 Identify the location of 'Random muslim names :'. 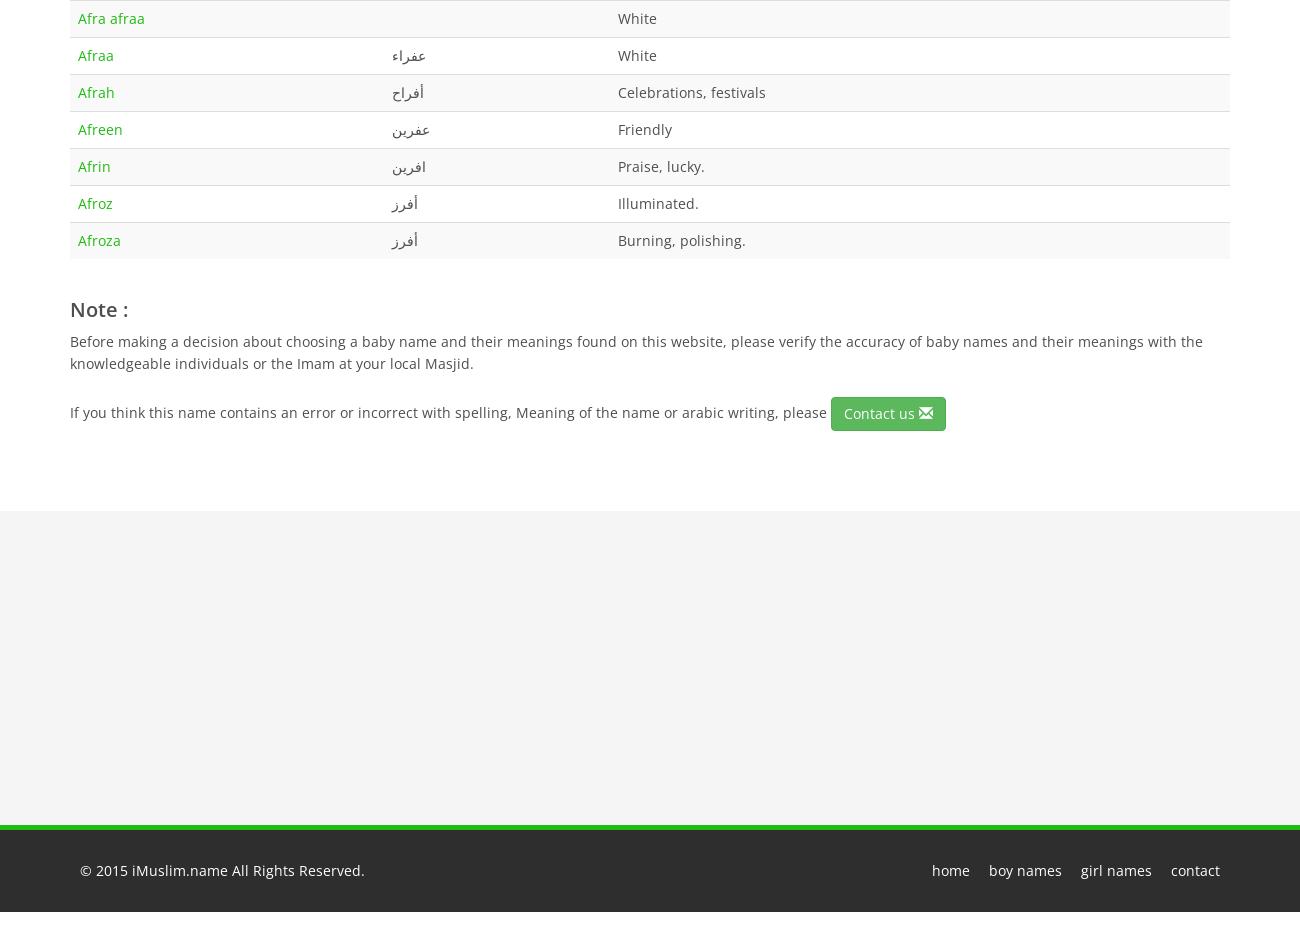
(184, 611).